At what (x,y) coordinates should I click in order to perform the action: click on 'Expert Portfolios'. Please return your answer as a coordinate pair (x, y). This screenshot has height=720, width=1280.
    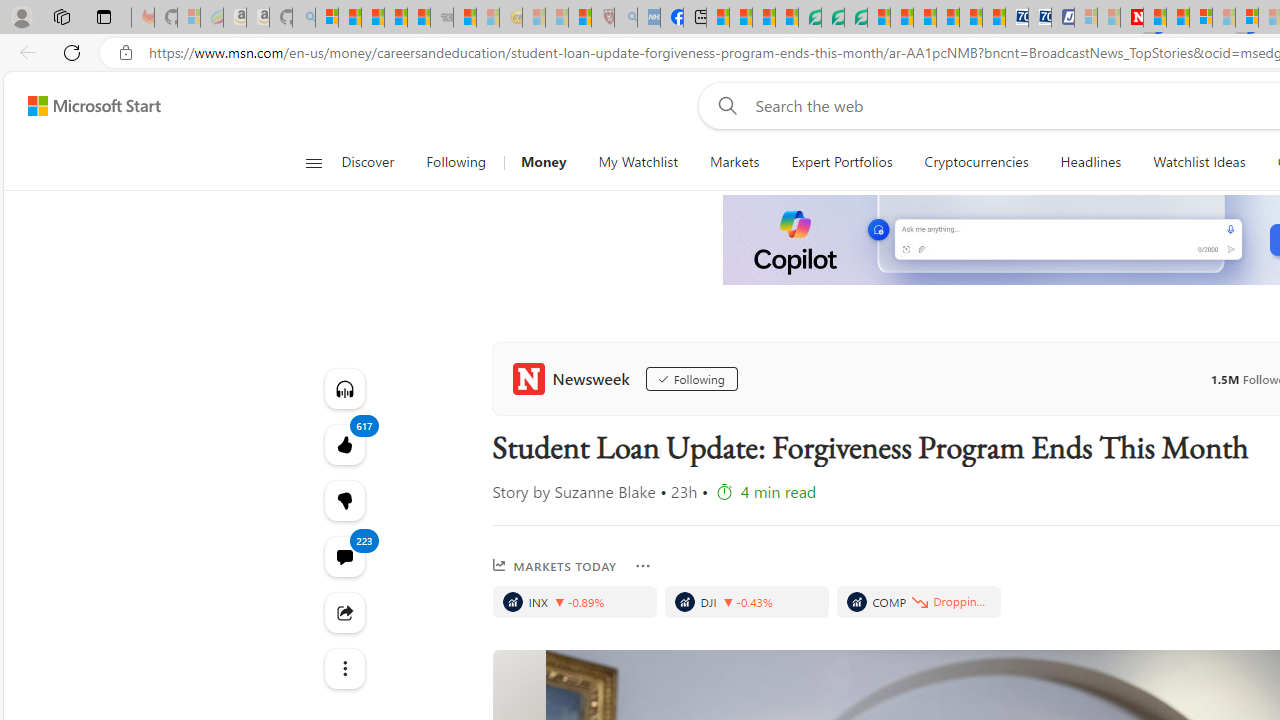
    Looking at the image, I should click on (842, 162).